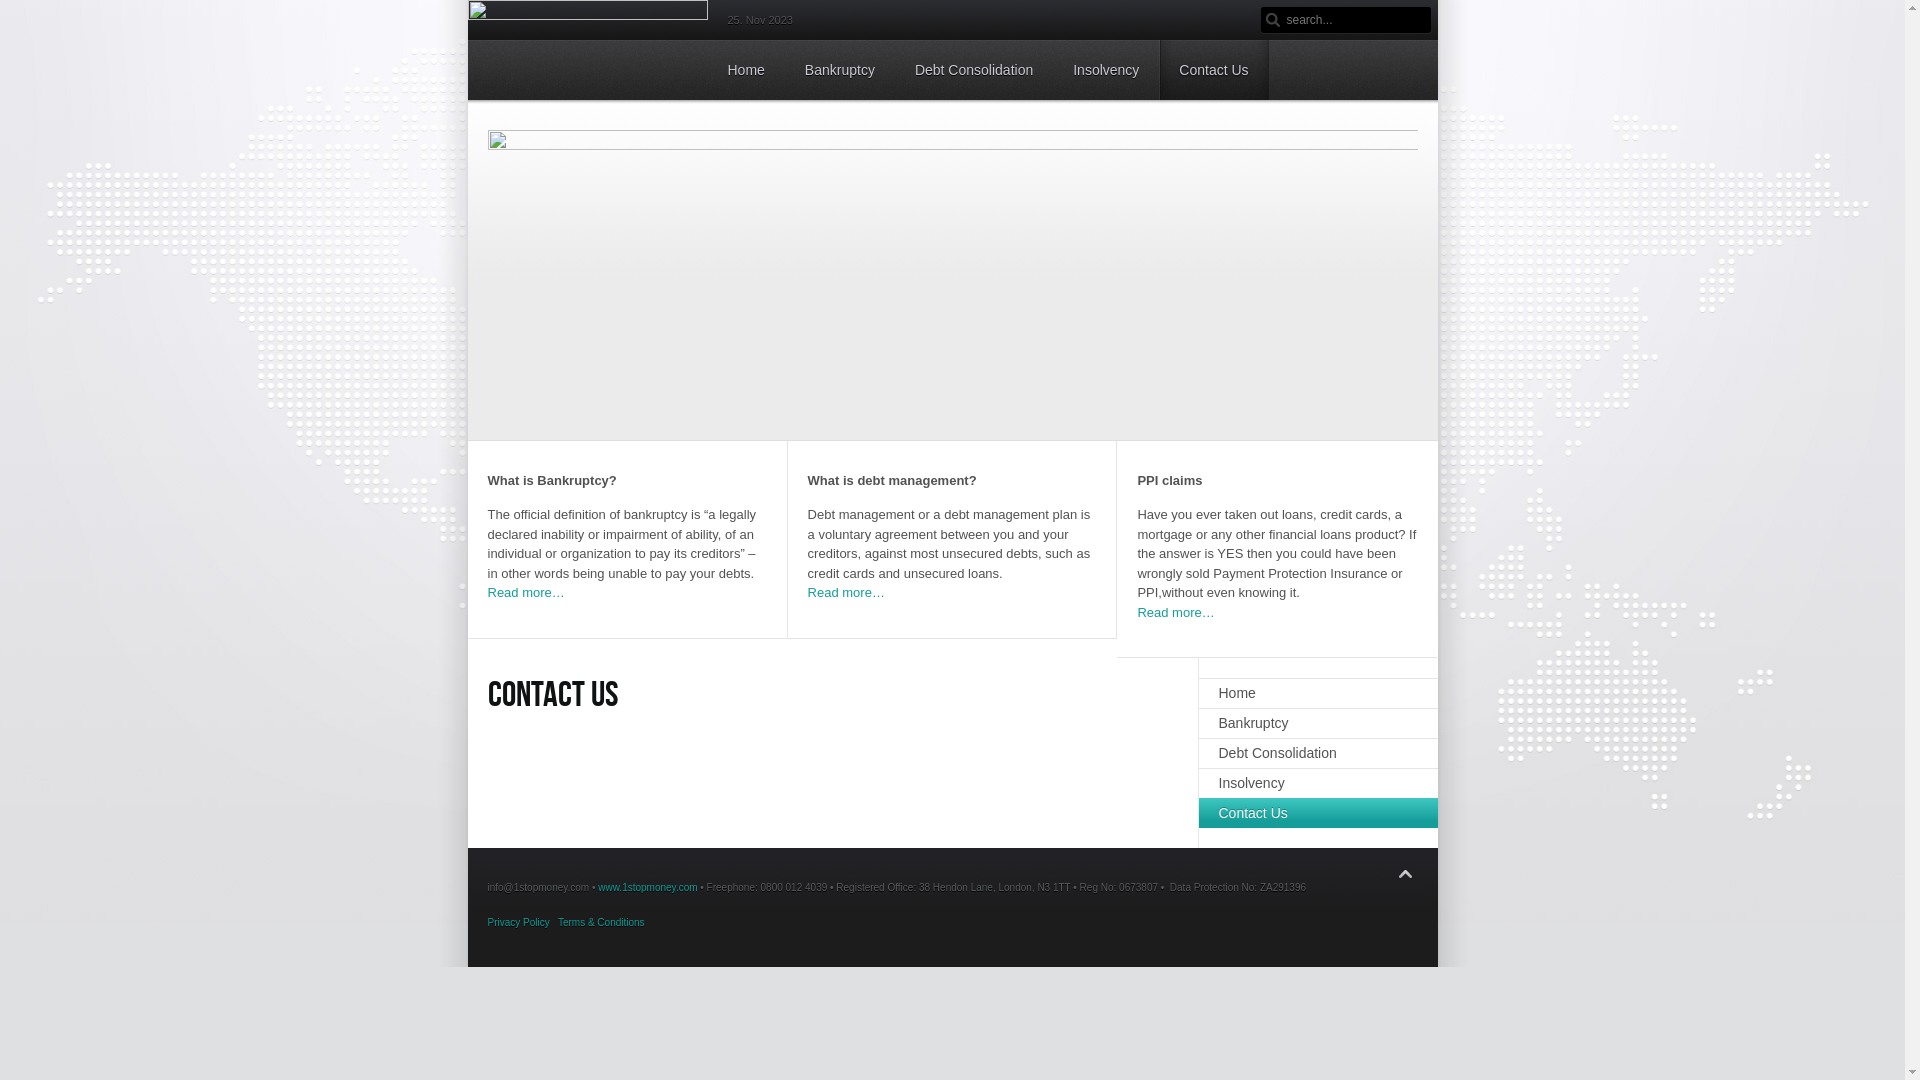  Describe the element at coordinates (1317, 813) in the screenshot. I see `'Contact Us'` at that location.